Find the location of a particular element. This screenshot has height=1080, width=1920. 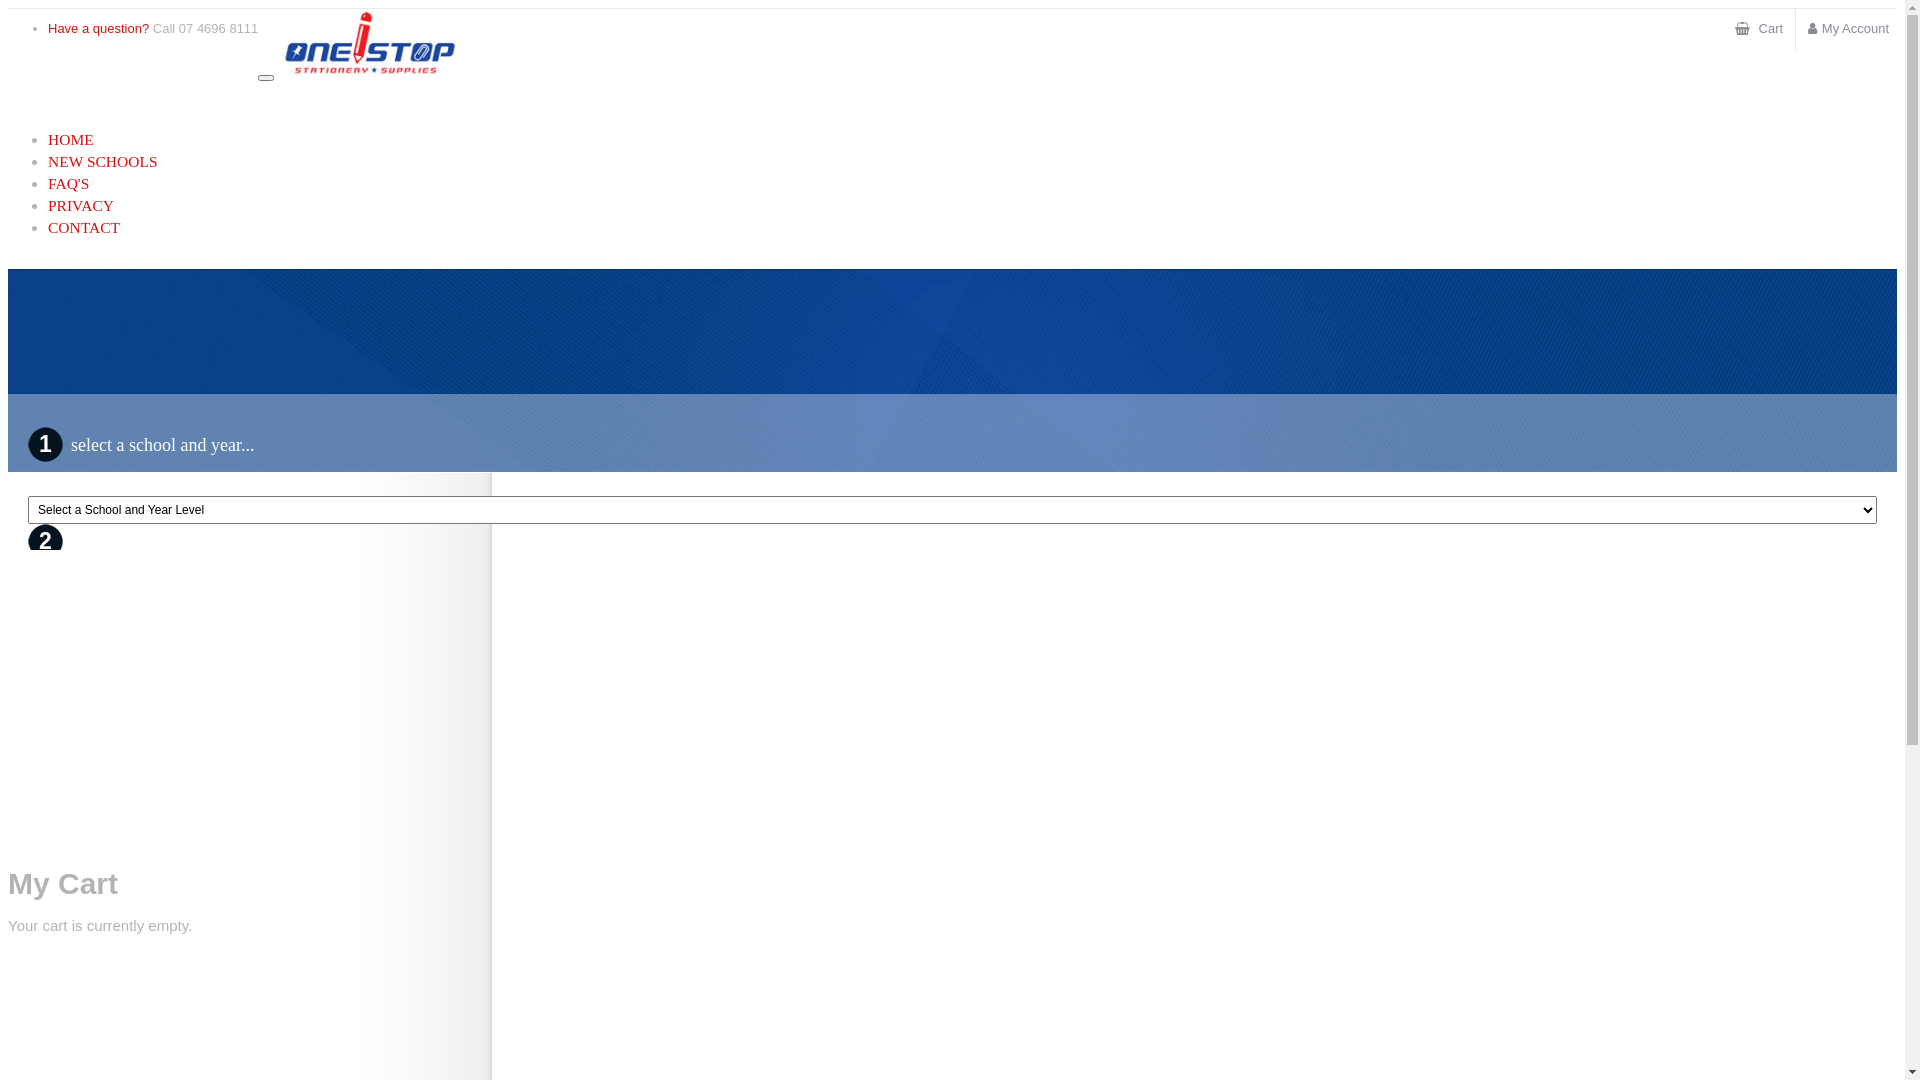

'view book list' is located at coordinates (86, 681).